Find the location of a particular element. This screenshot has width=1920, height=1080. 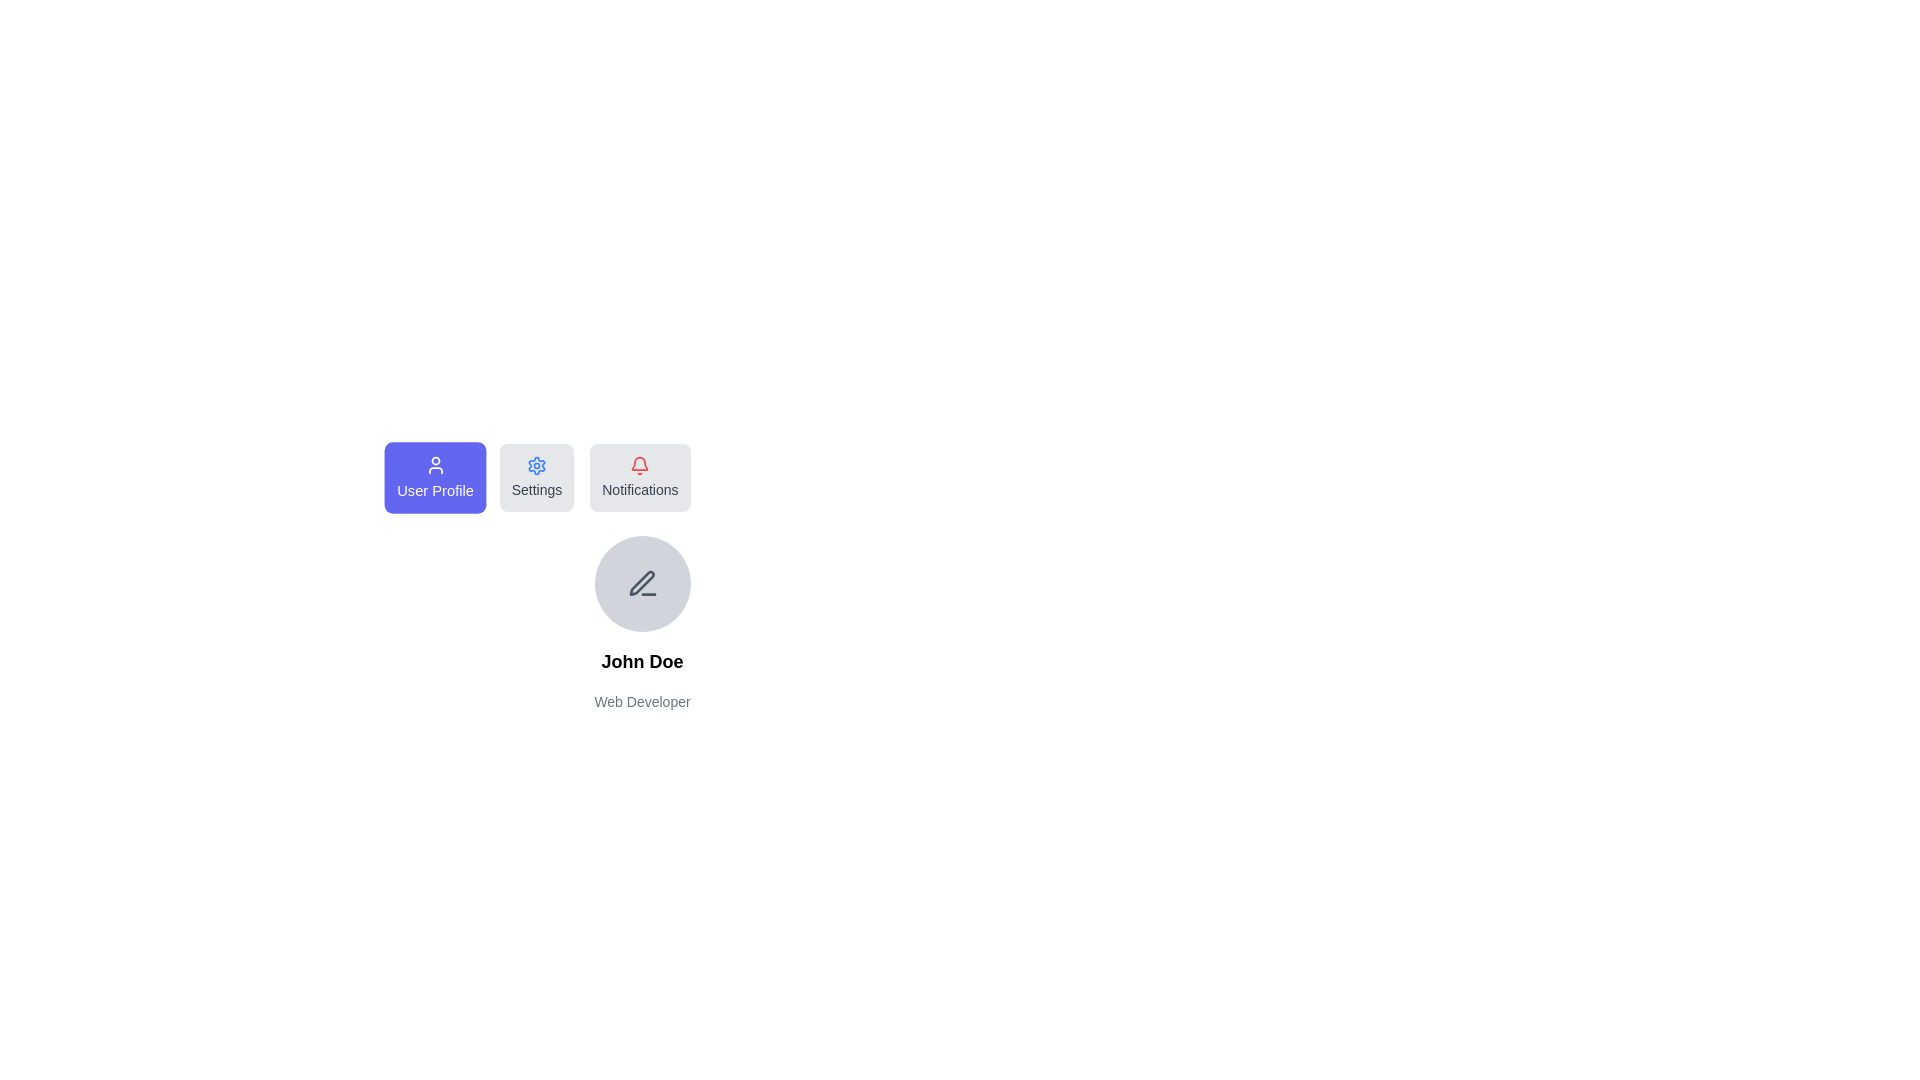

the leftmost button labeled 'User Profile' with a user icon at the top is located at coordinates (434, 478).